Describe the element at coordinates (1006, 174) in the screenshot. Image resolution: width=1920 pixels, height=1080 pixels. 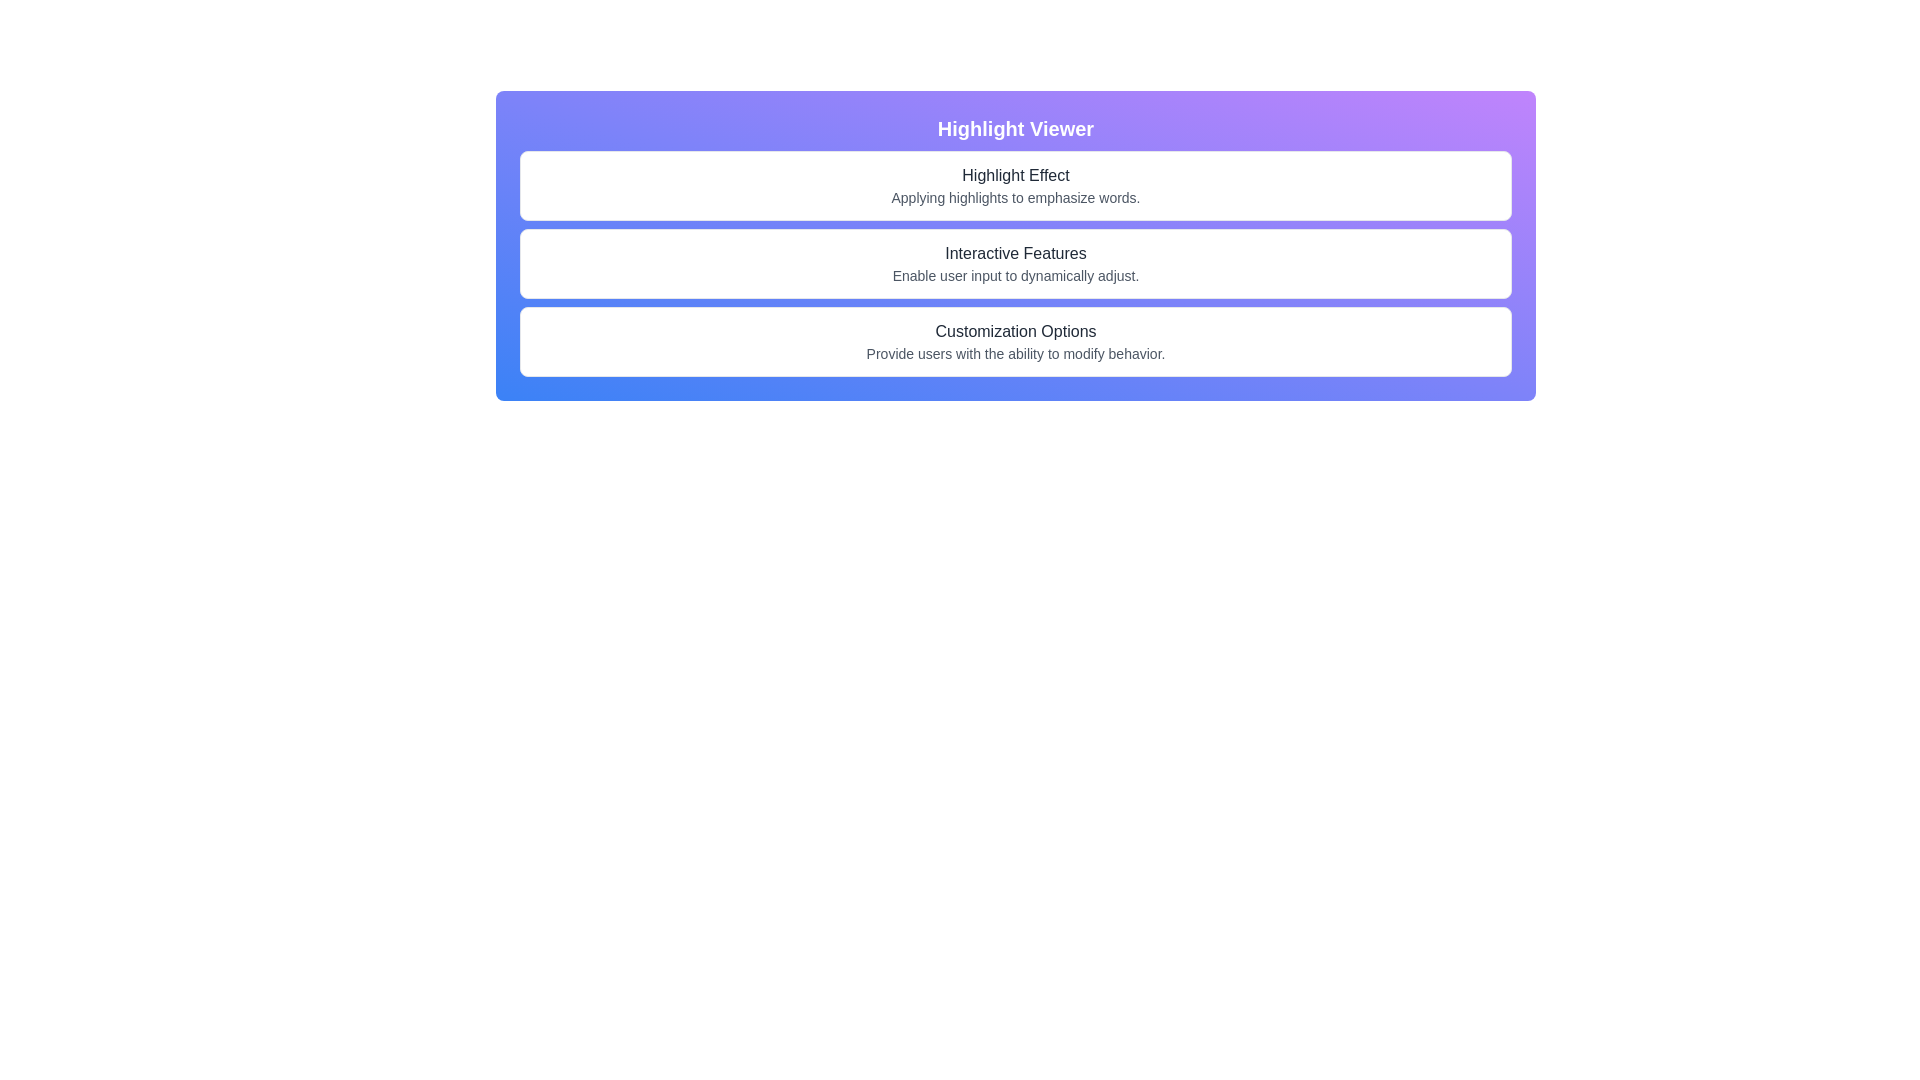
I see `the lowercase letter 'g' in the text 'Highlight Effect', which is the seventh character of the word 'Highlight'` at that location.